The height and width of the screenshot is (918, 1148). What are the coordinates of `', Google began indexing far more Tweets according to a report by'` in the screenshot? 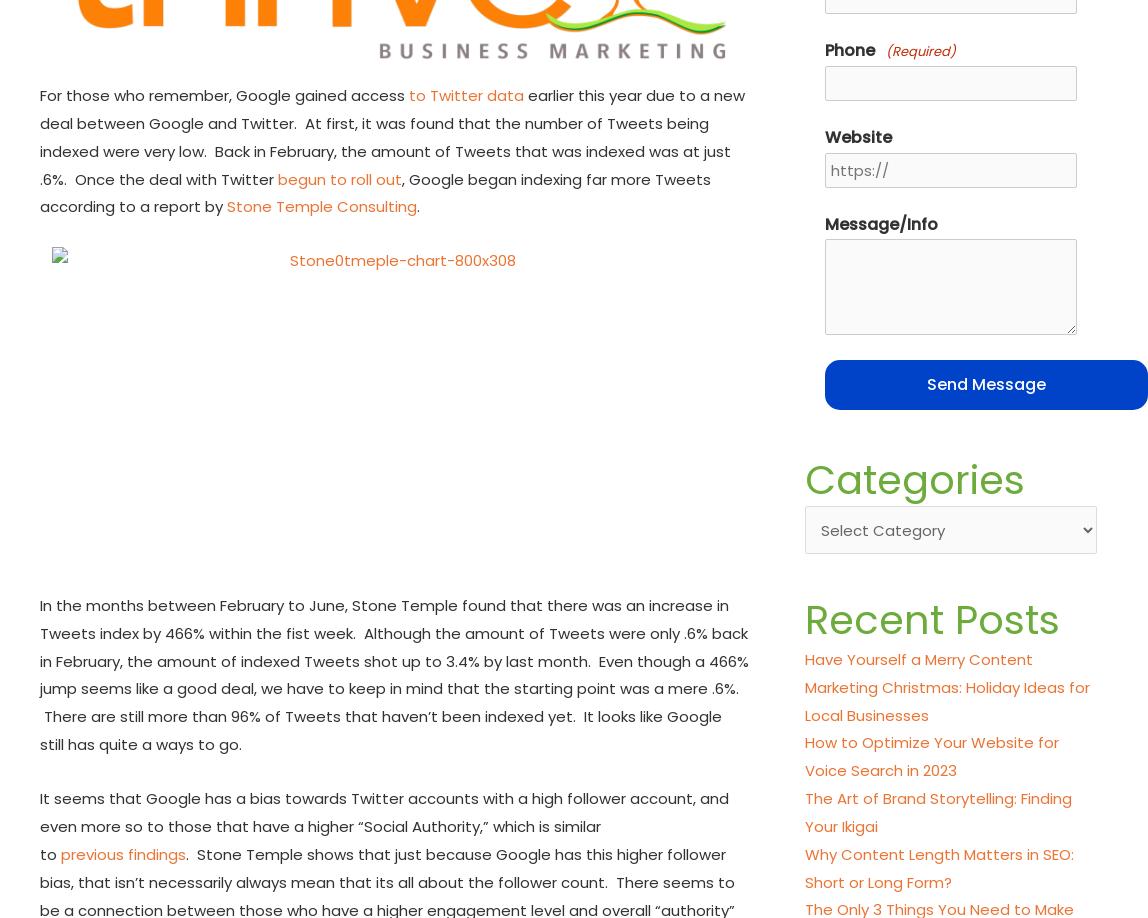 It's located at (375, 192).